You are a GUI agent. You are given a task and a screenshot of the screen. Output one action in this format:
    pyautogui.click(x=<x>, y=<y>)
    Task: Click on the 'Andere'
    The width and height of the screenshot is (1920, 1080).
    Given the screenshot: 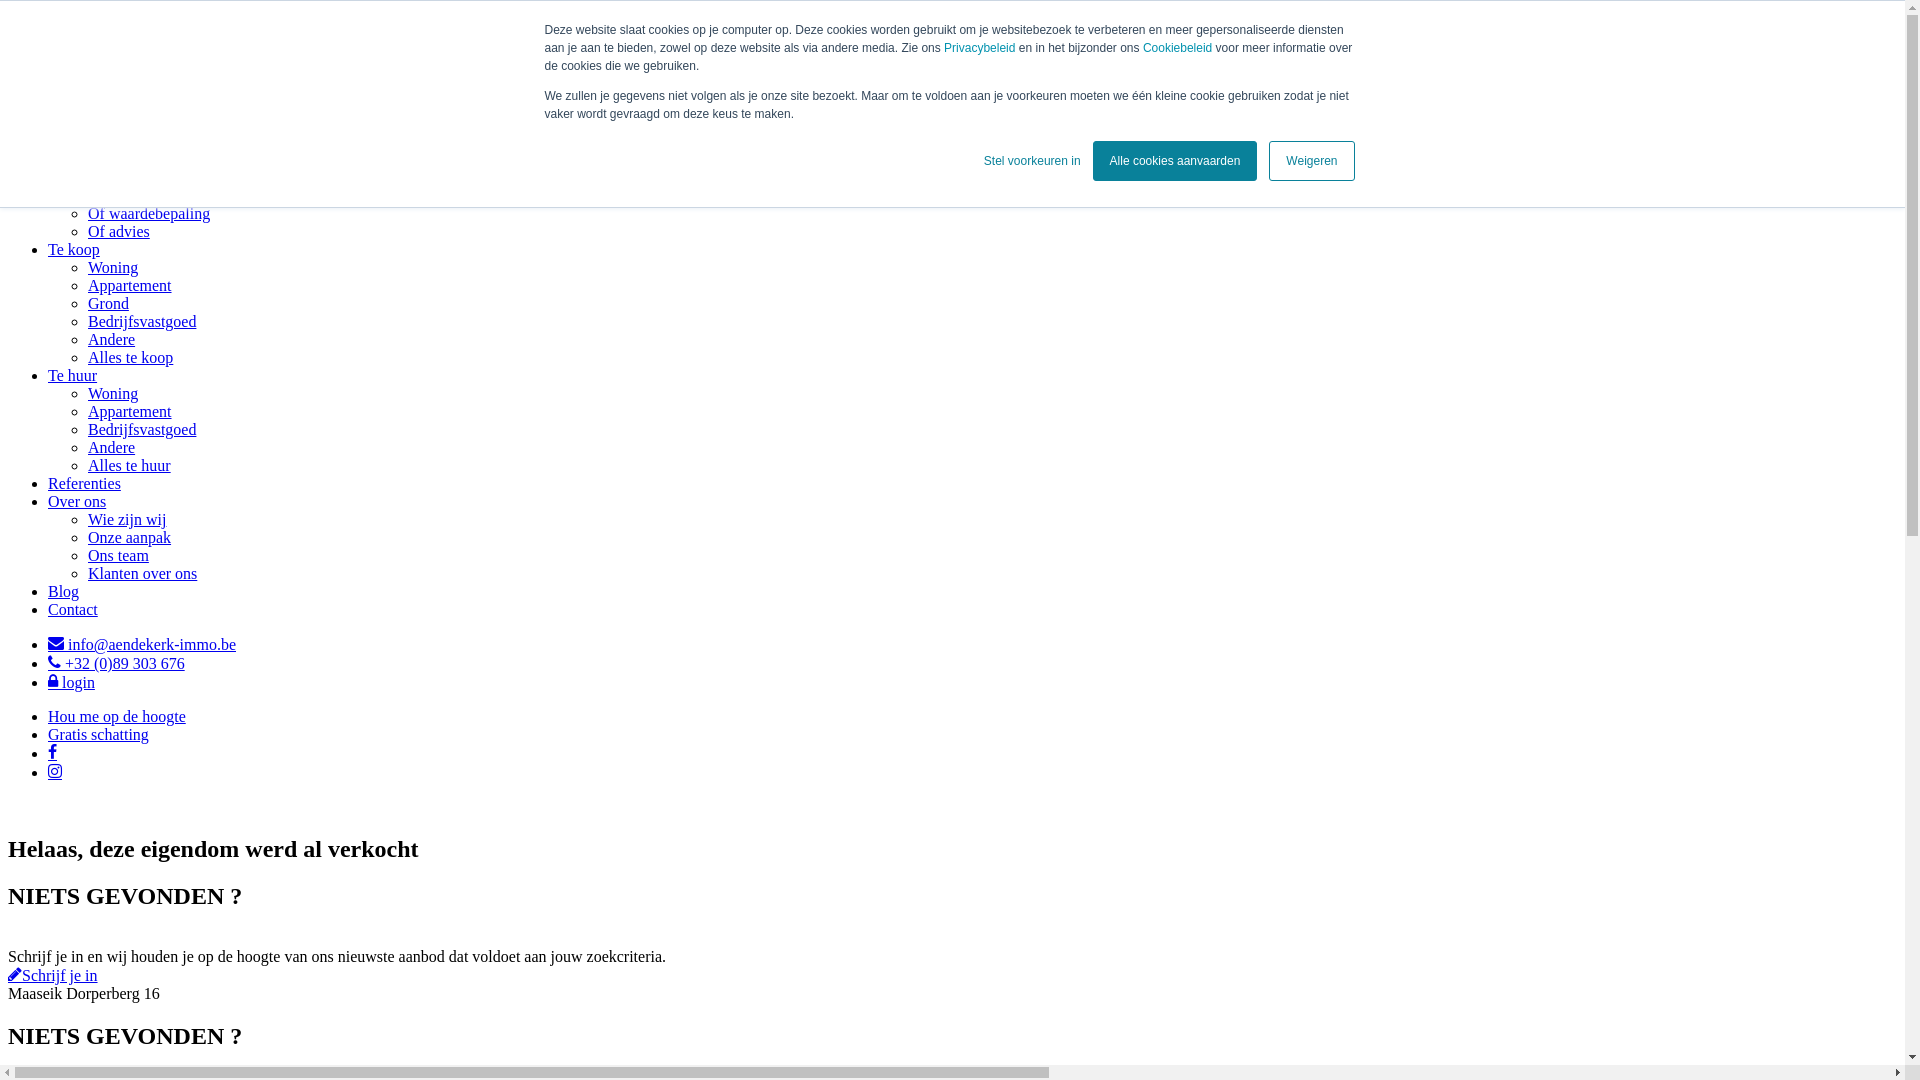 What is the action you would take?
    pyautogui.click(x=110, y=446)
    